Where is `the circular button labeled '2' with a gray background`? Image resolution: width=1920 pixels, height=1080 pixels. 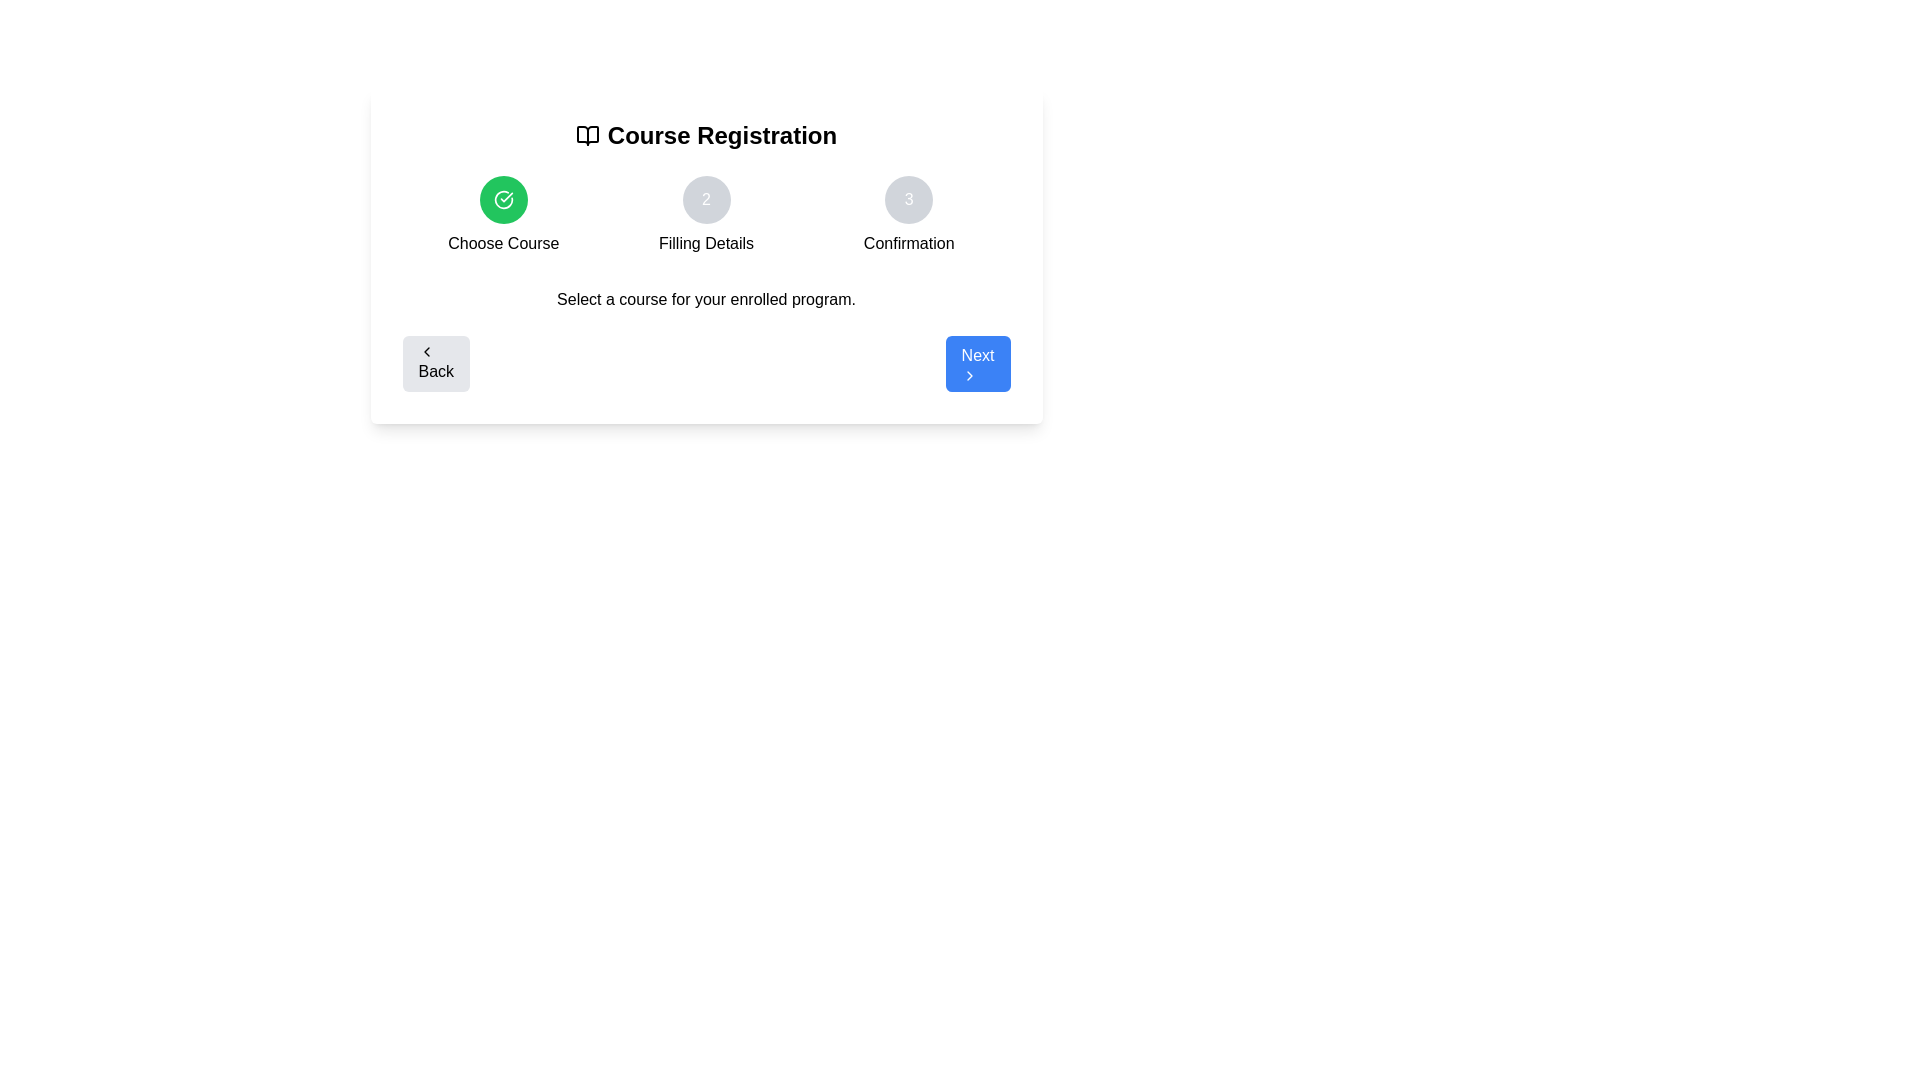
the circular button labeled '2' with a gray background is located at coordinates (706, 200).